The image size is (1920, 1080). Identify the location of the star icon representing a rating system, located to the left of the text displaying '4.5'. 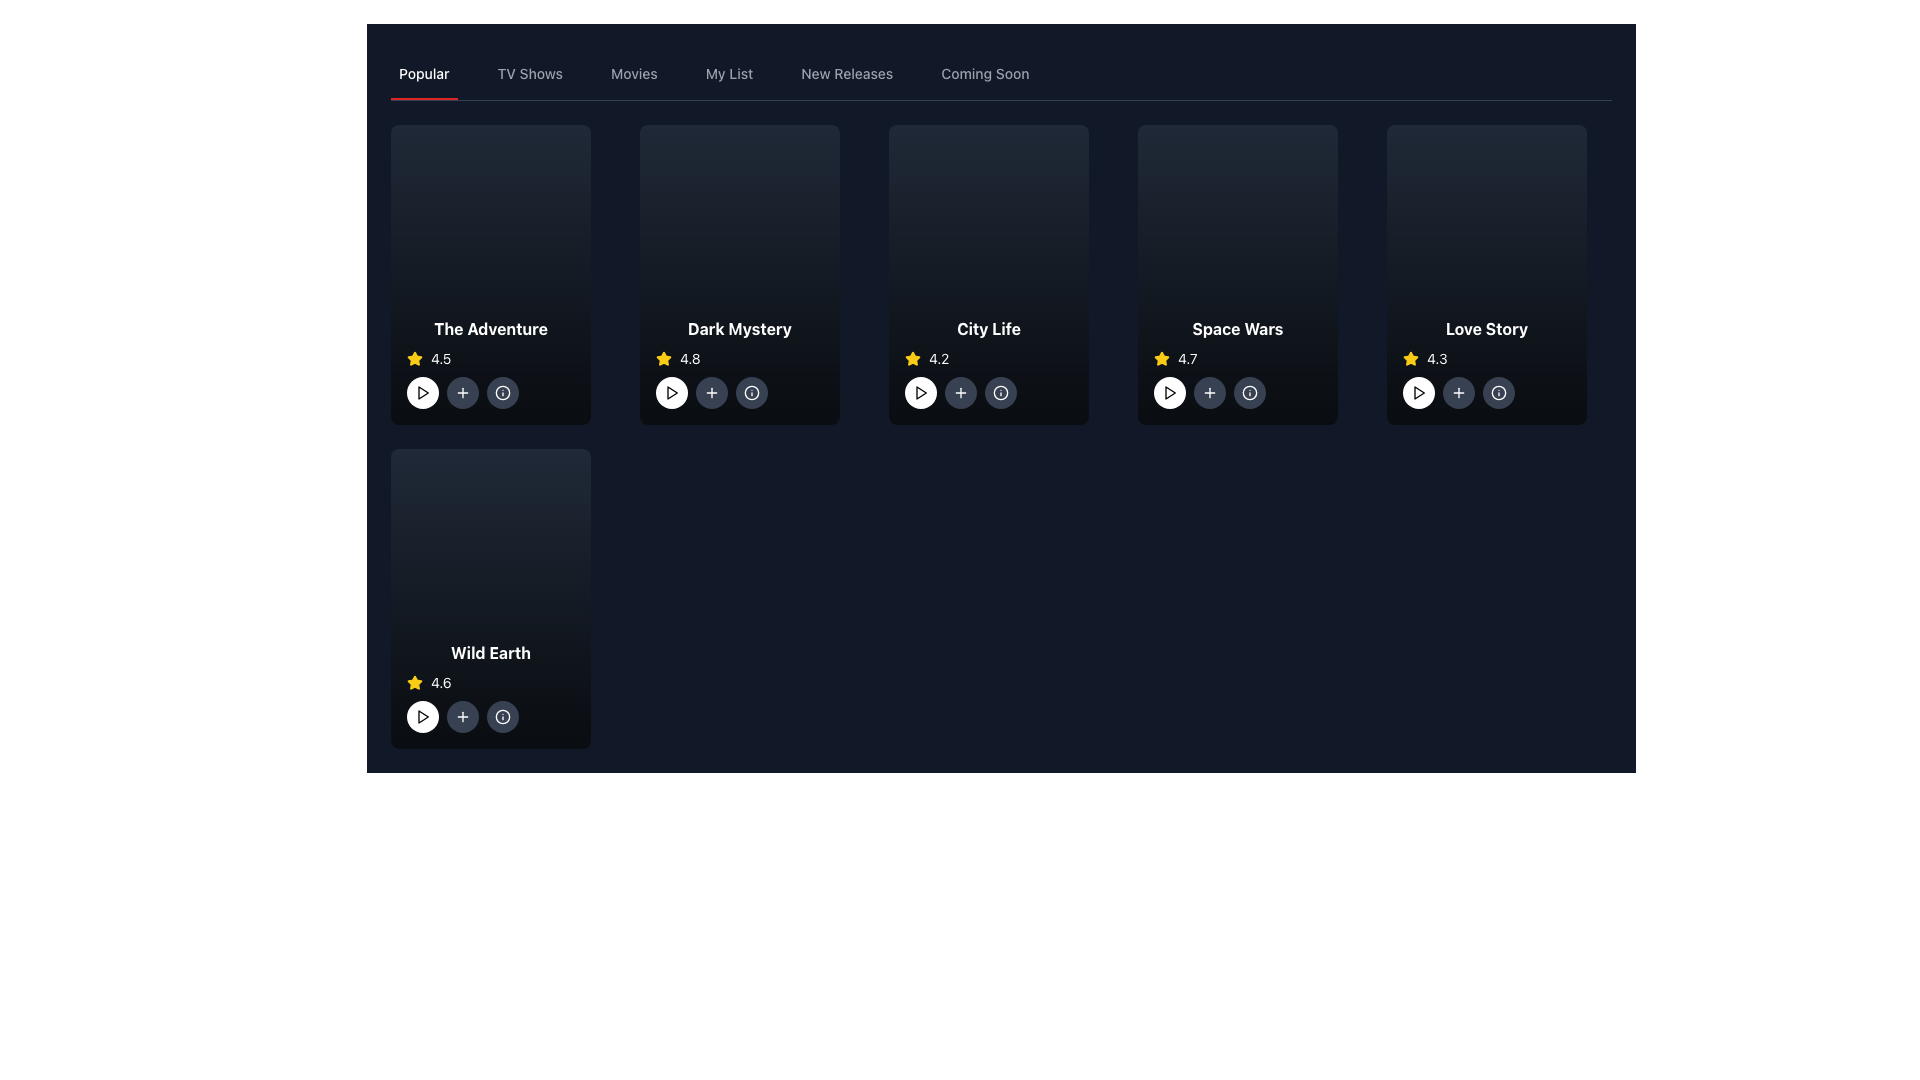
(413, 357).